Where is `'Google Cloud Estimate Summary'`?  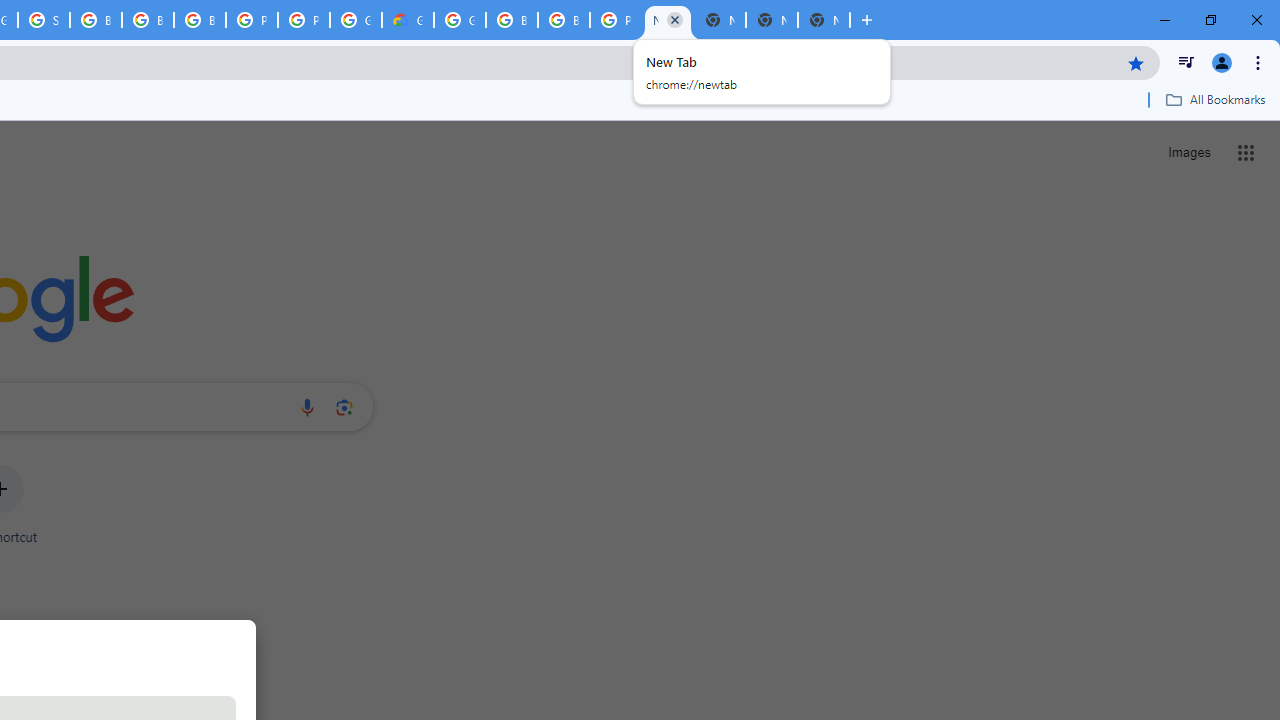 'Google Cloud Estimate Summary' is located at coordinates (406, 20).